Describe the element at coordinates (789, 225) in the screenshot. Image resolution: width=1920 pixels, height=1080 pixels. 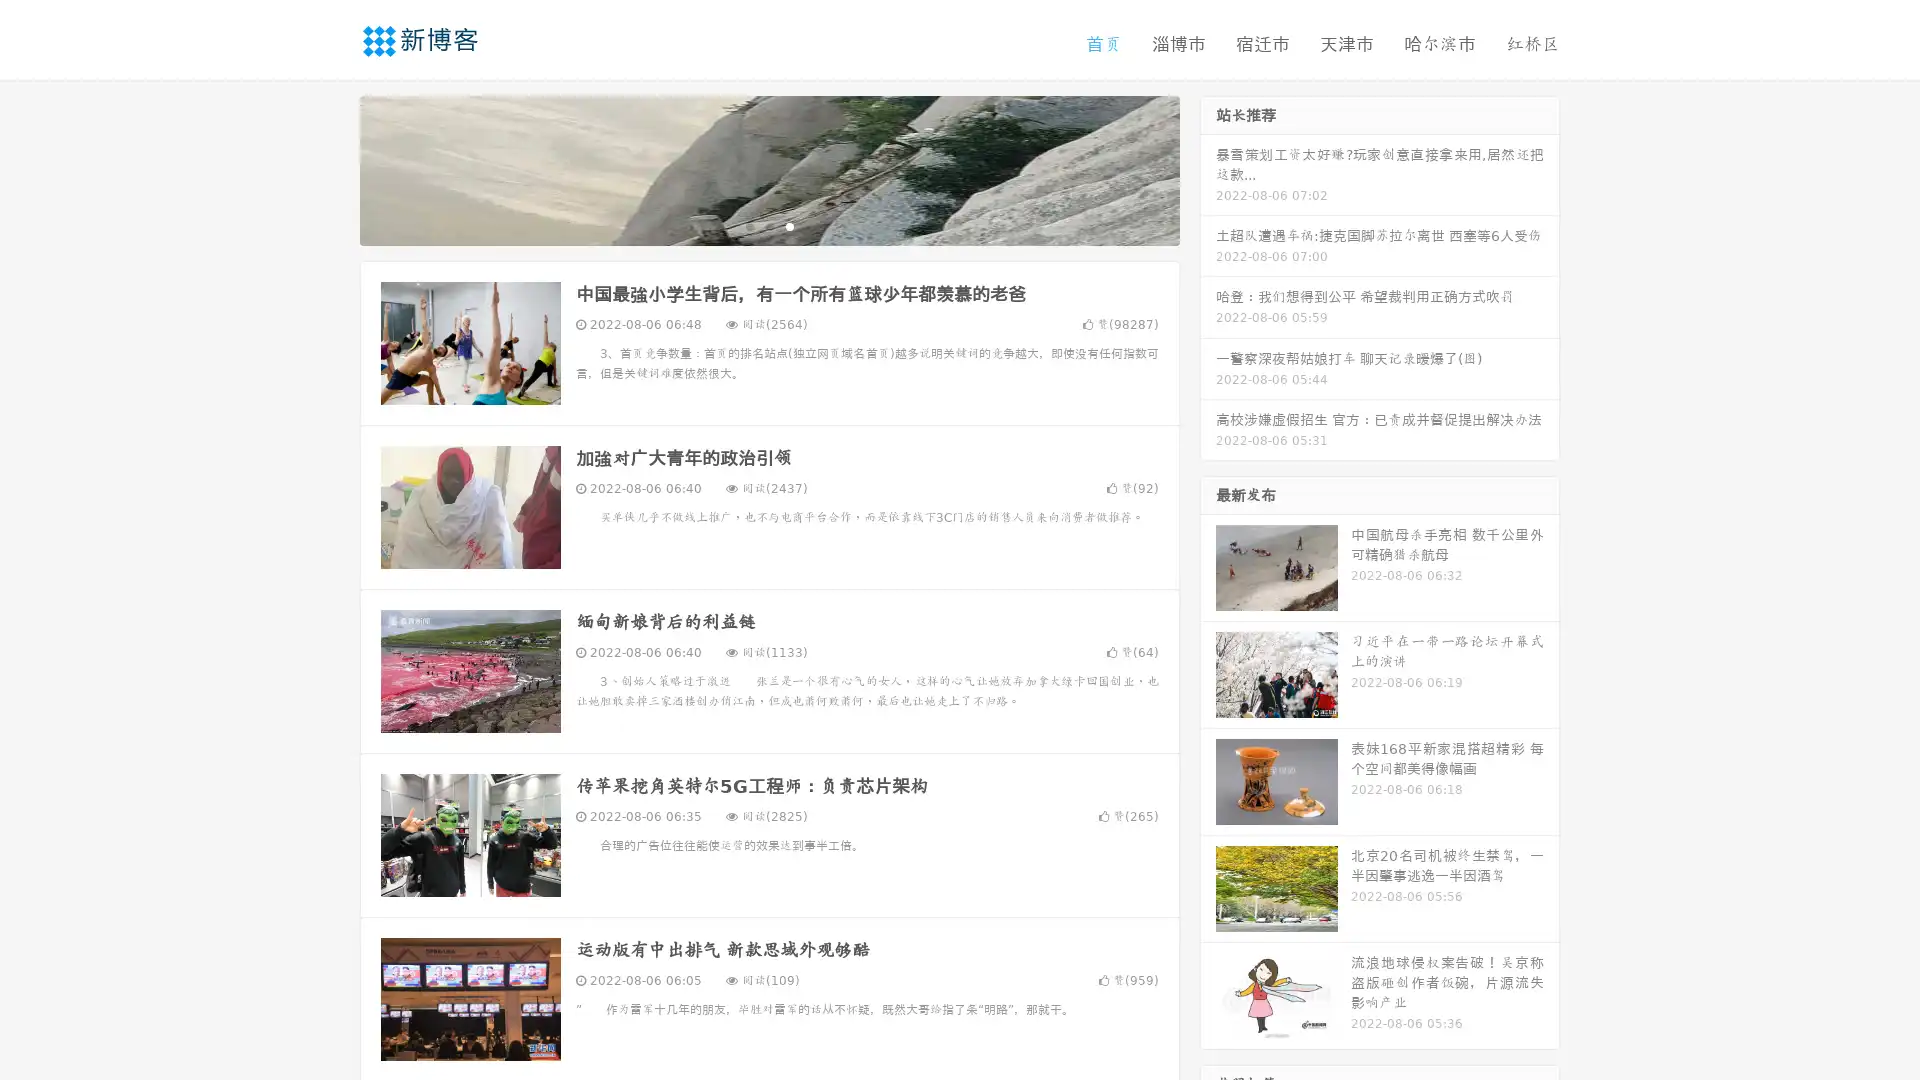
I see `Go to slide 3` at that location.